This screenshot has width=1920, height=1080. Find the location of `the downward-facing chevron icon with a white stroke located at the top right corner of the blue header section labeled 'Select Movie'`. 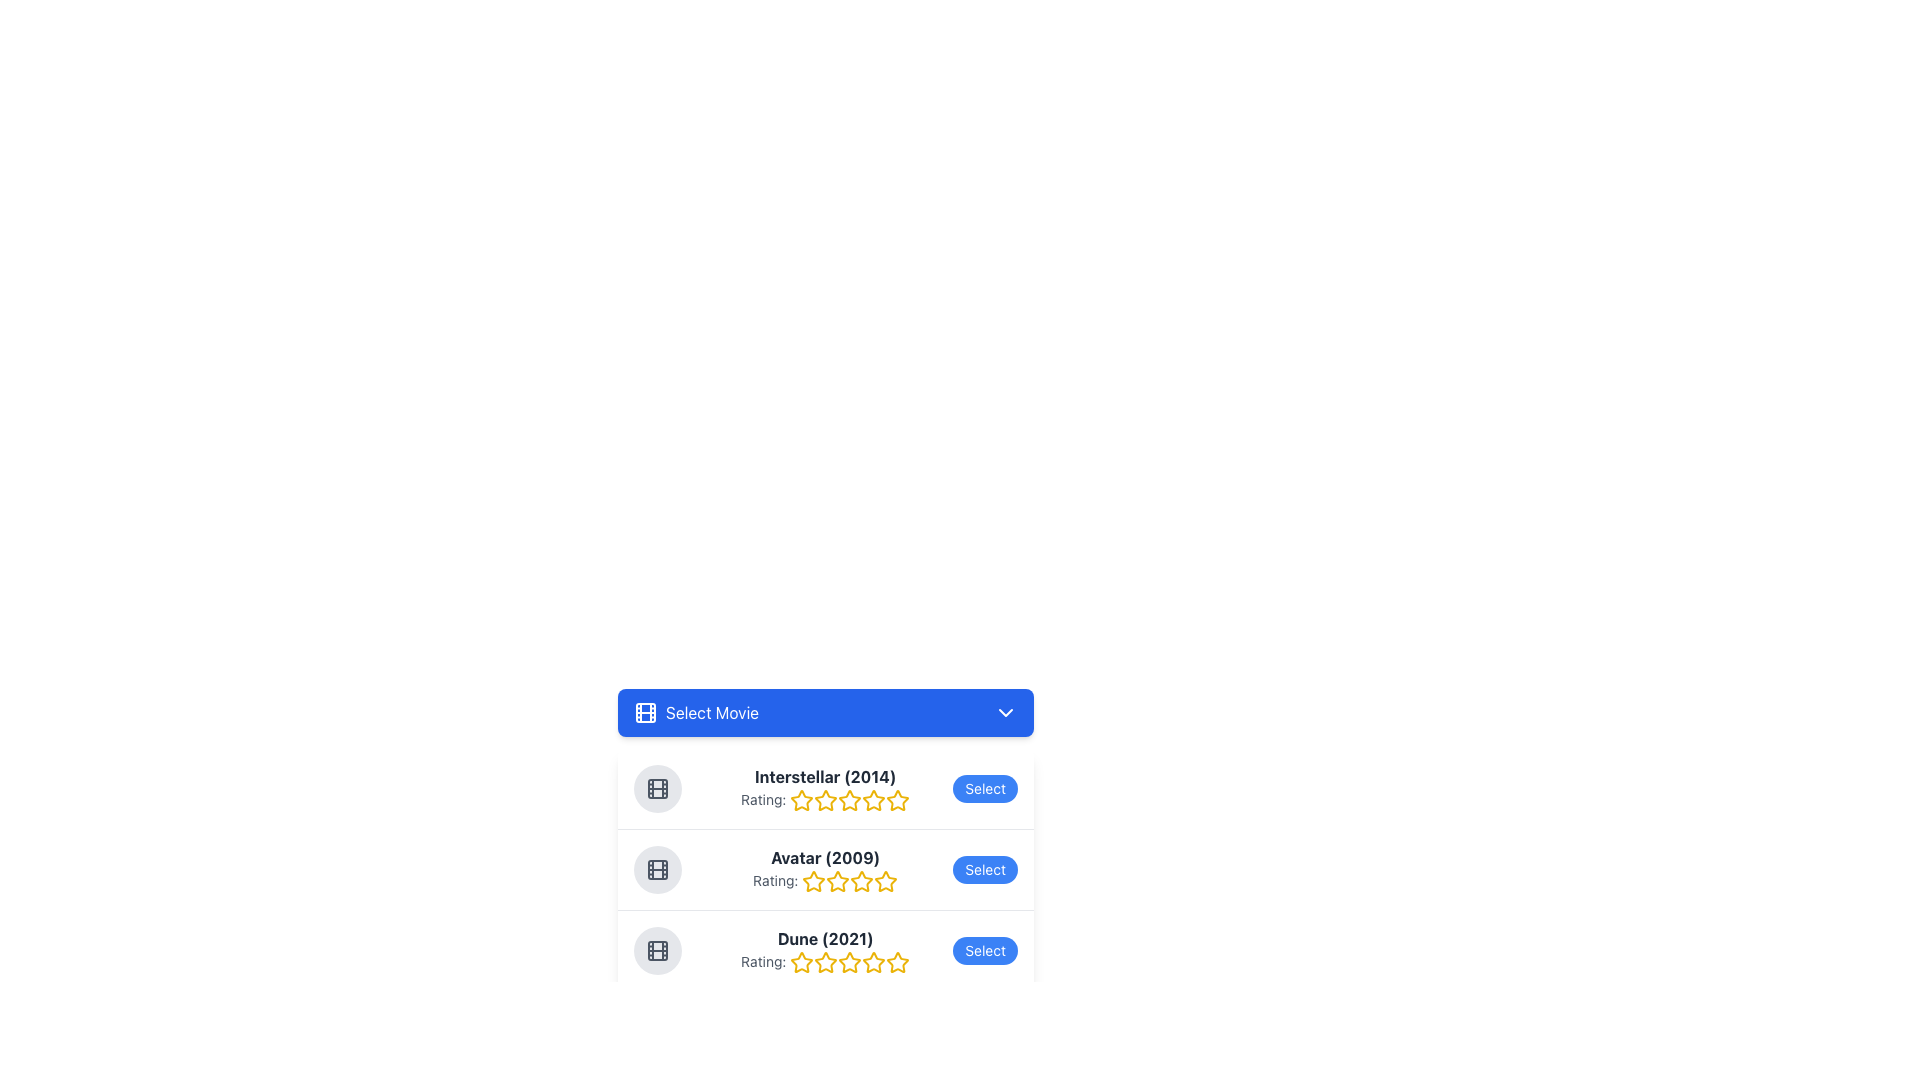

the downward-facing chevron icon with a white stroke located at the top right corner of the blue header section labeled 'Select Movie' is located at coordinates (1006, 712).